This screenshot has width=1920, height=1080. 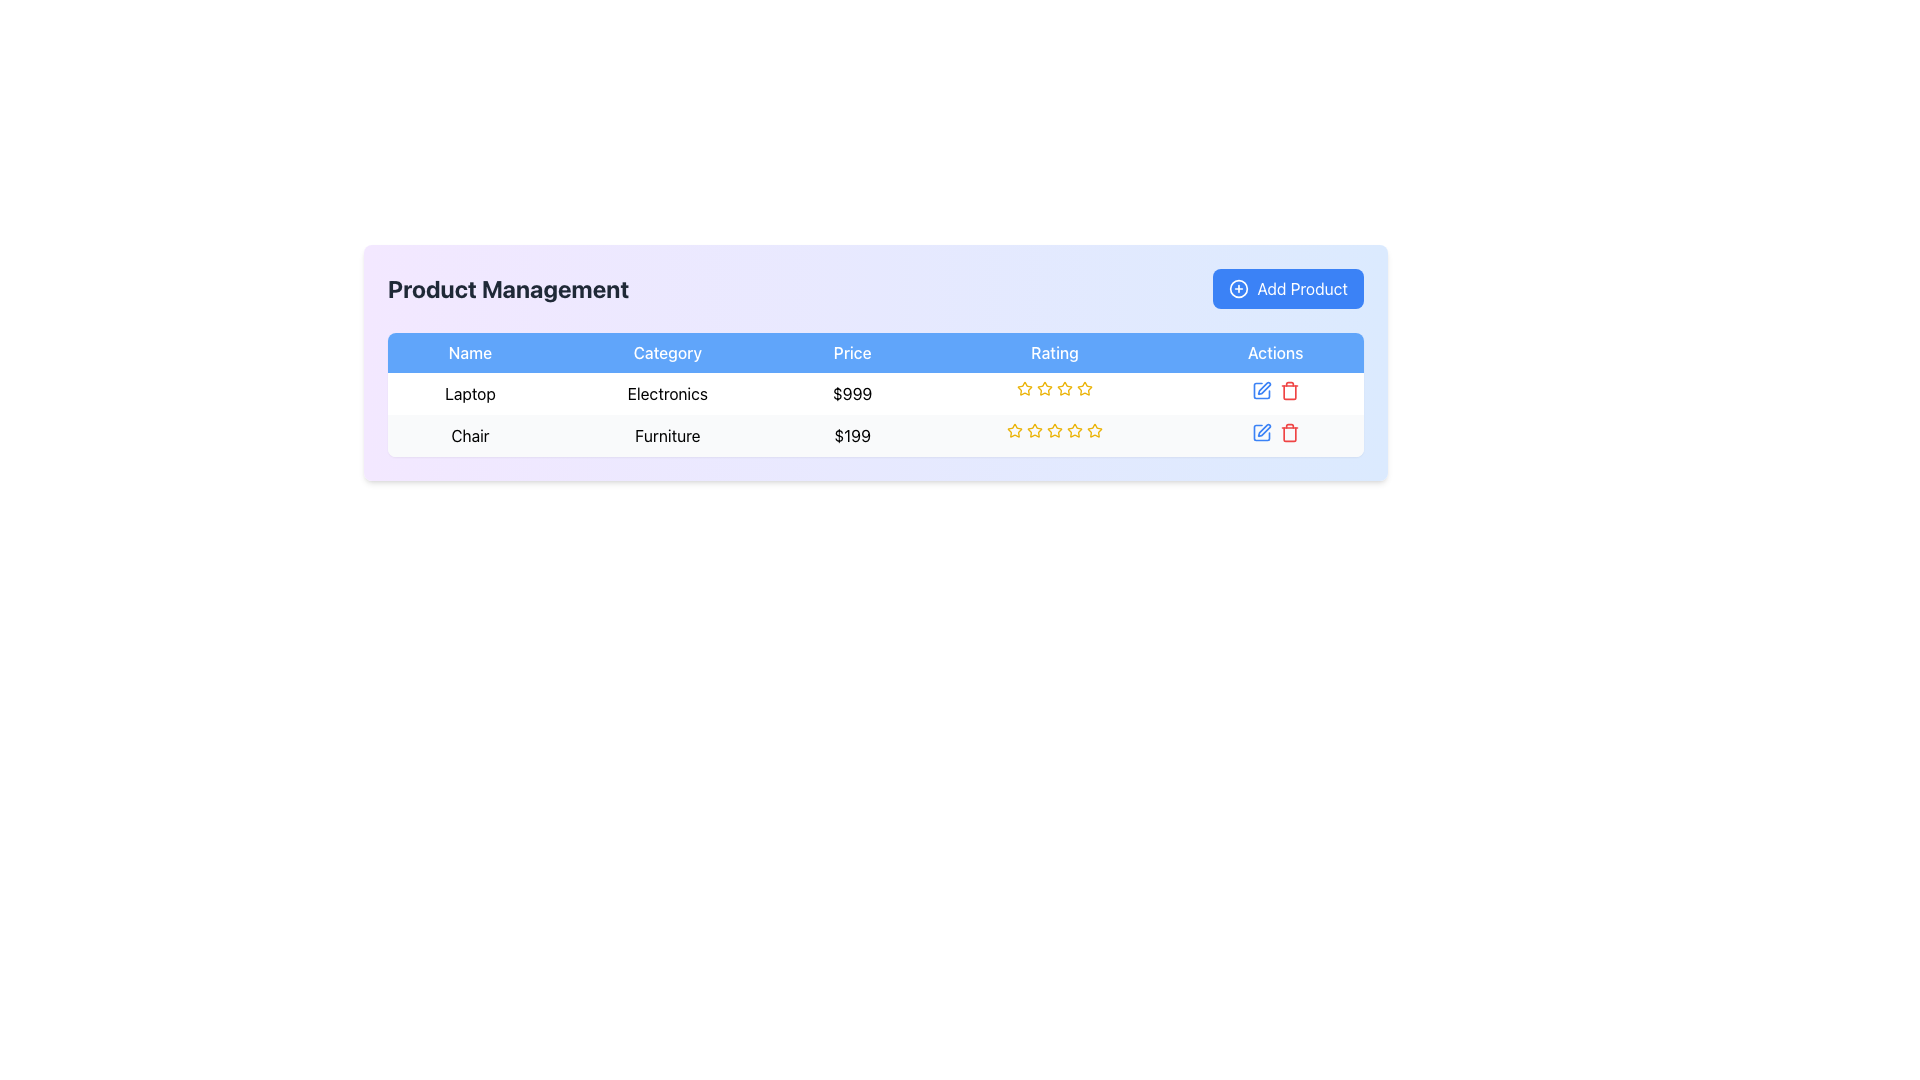 I want to click on the yellow star icon in the second row of the rating component, so click(x=1014, y=430).